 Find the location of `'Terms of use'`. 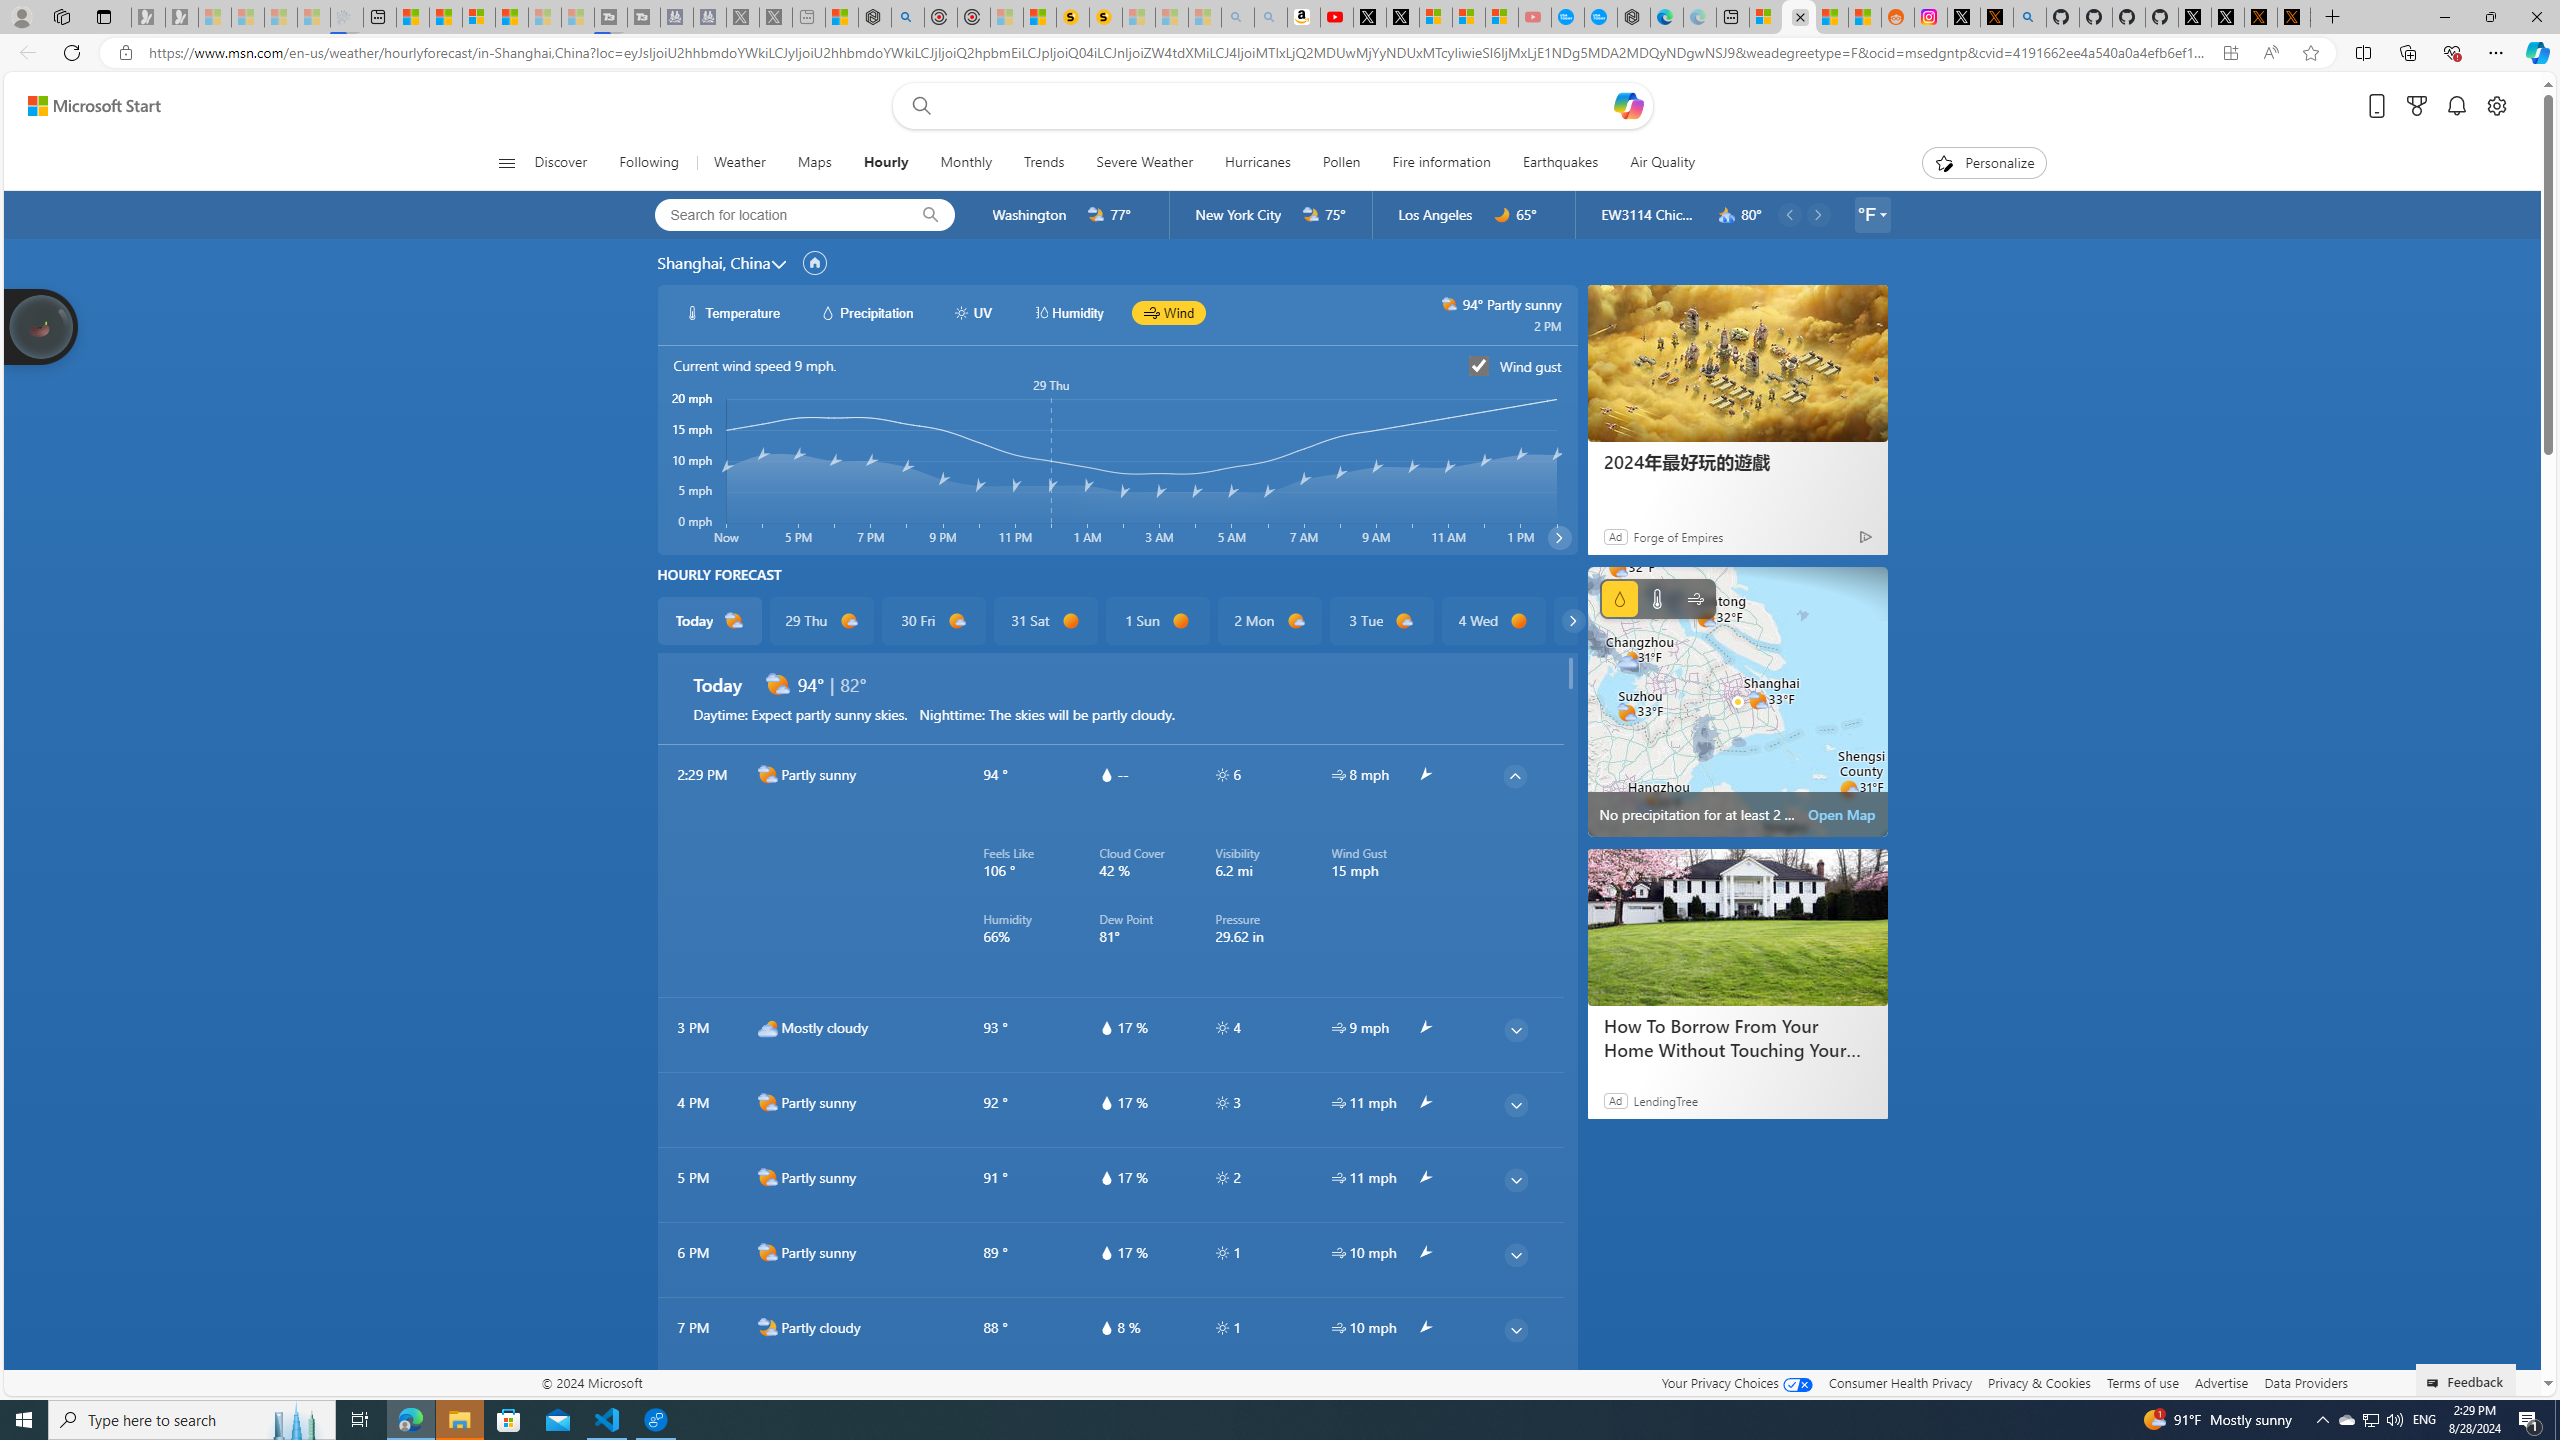

'Terms of use' is located at coordinates (2141, 1382).